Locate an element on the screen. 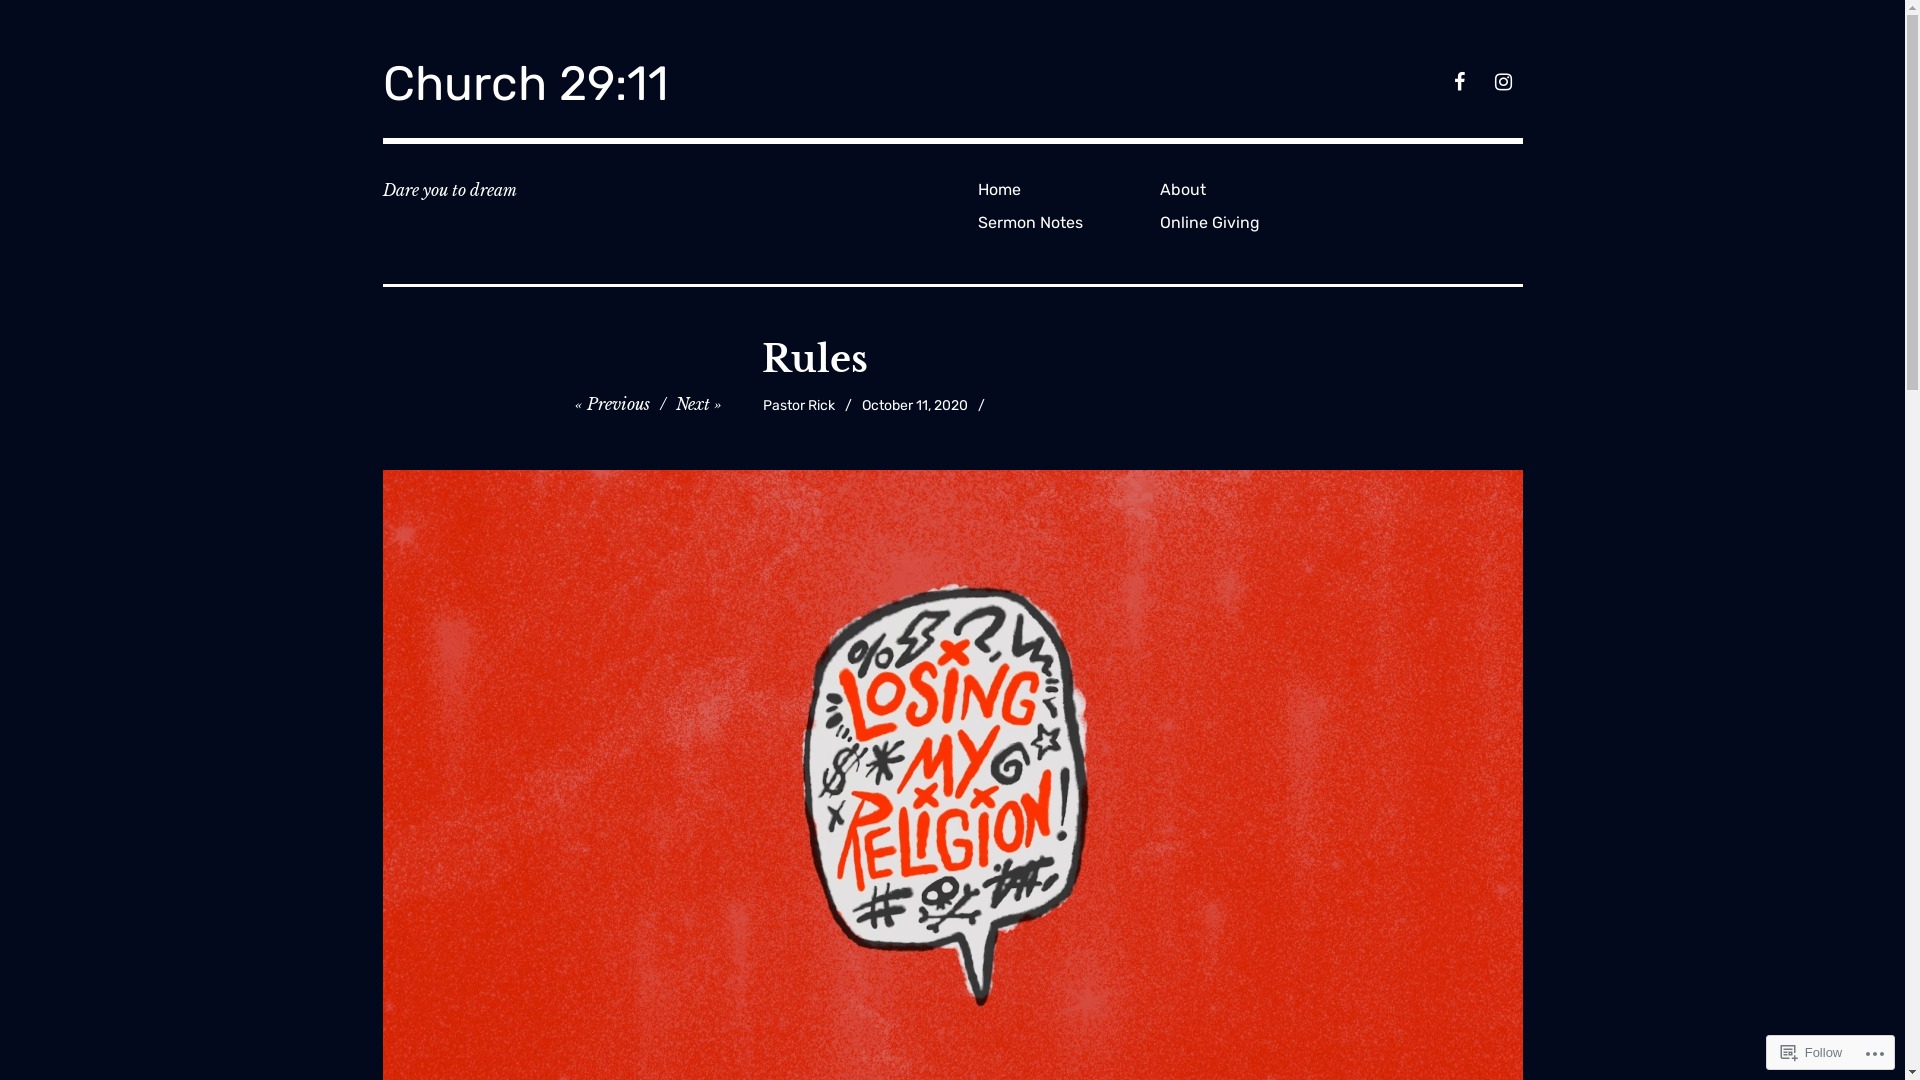 This screenshot has height=1080, width=1920. 'Instagram' is located at coordinates (1502, 83).